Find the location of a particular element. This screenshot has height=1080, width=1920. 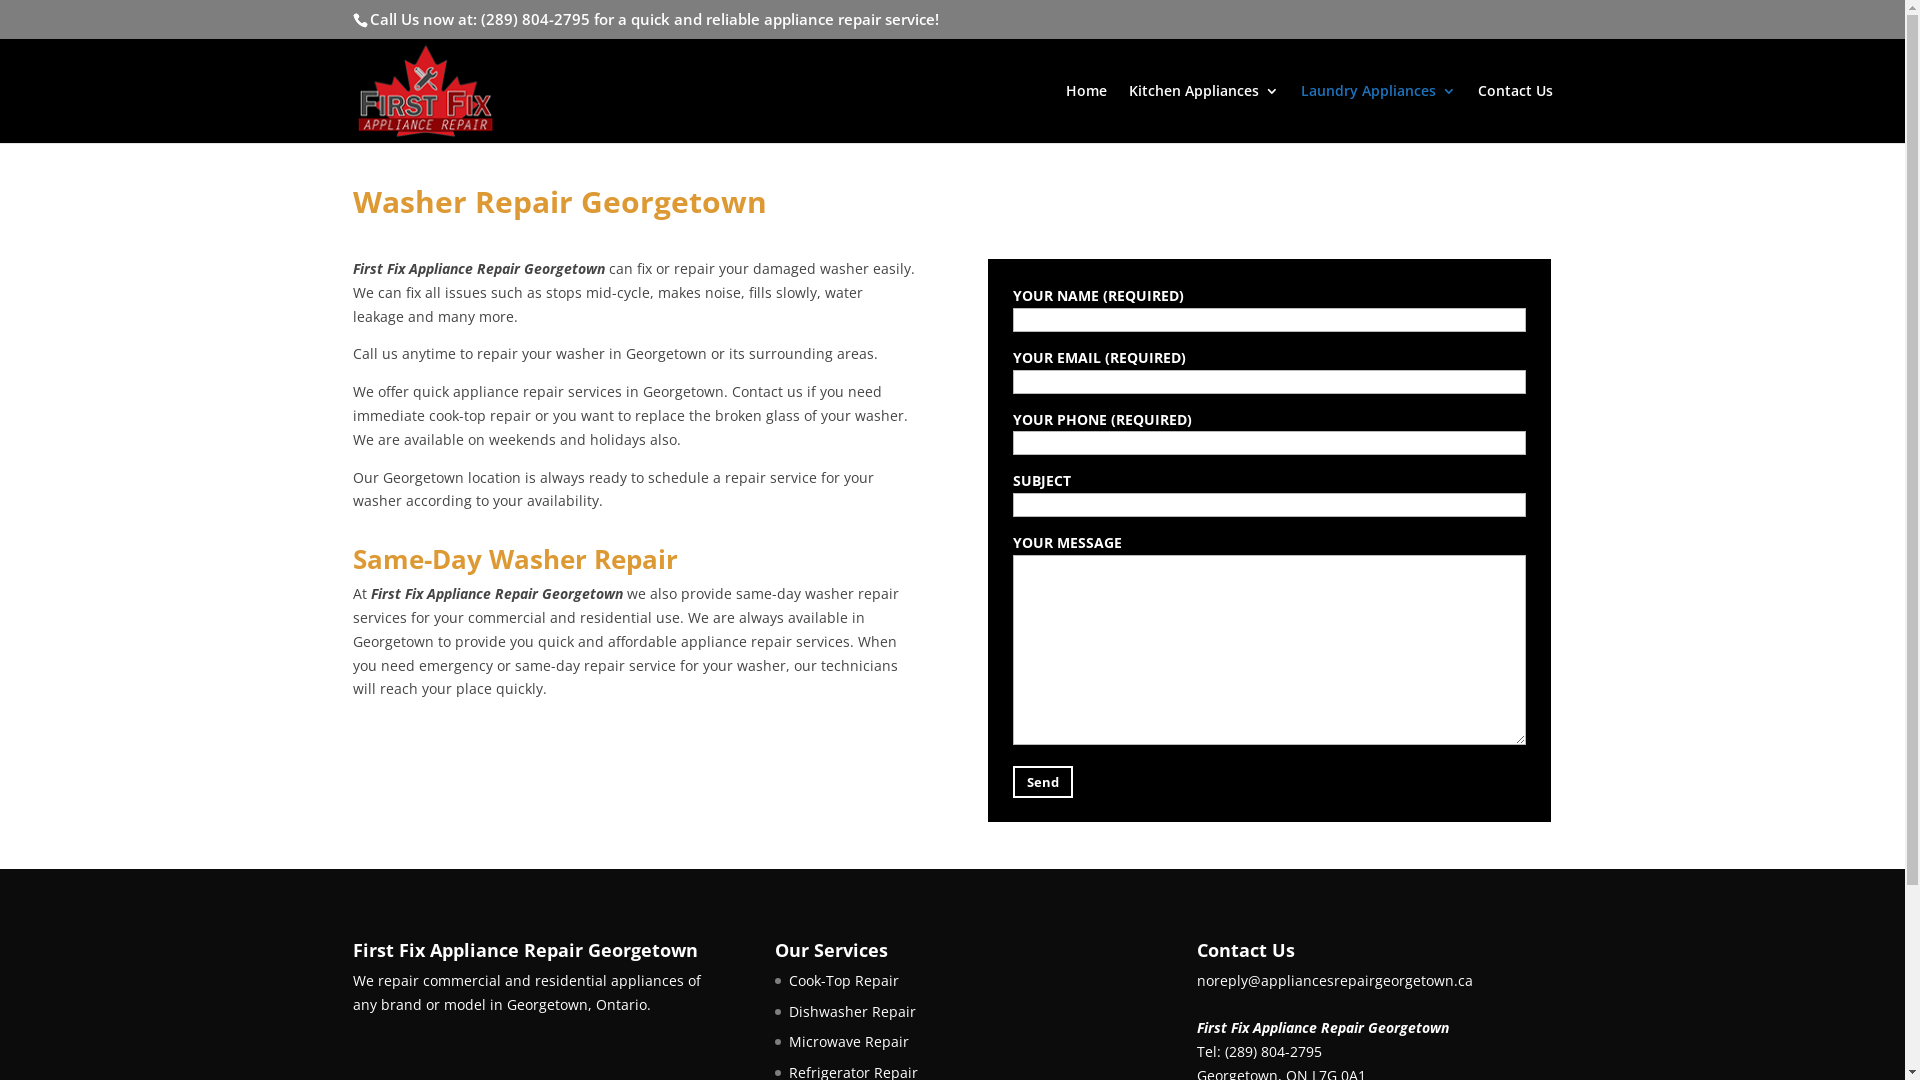

'Cook-Top Repair' is located at coordinates (843, 979).